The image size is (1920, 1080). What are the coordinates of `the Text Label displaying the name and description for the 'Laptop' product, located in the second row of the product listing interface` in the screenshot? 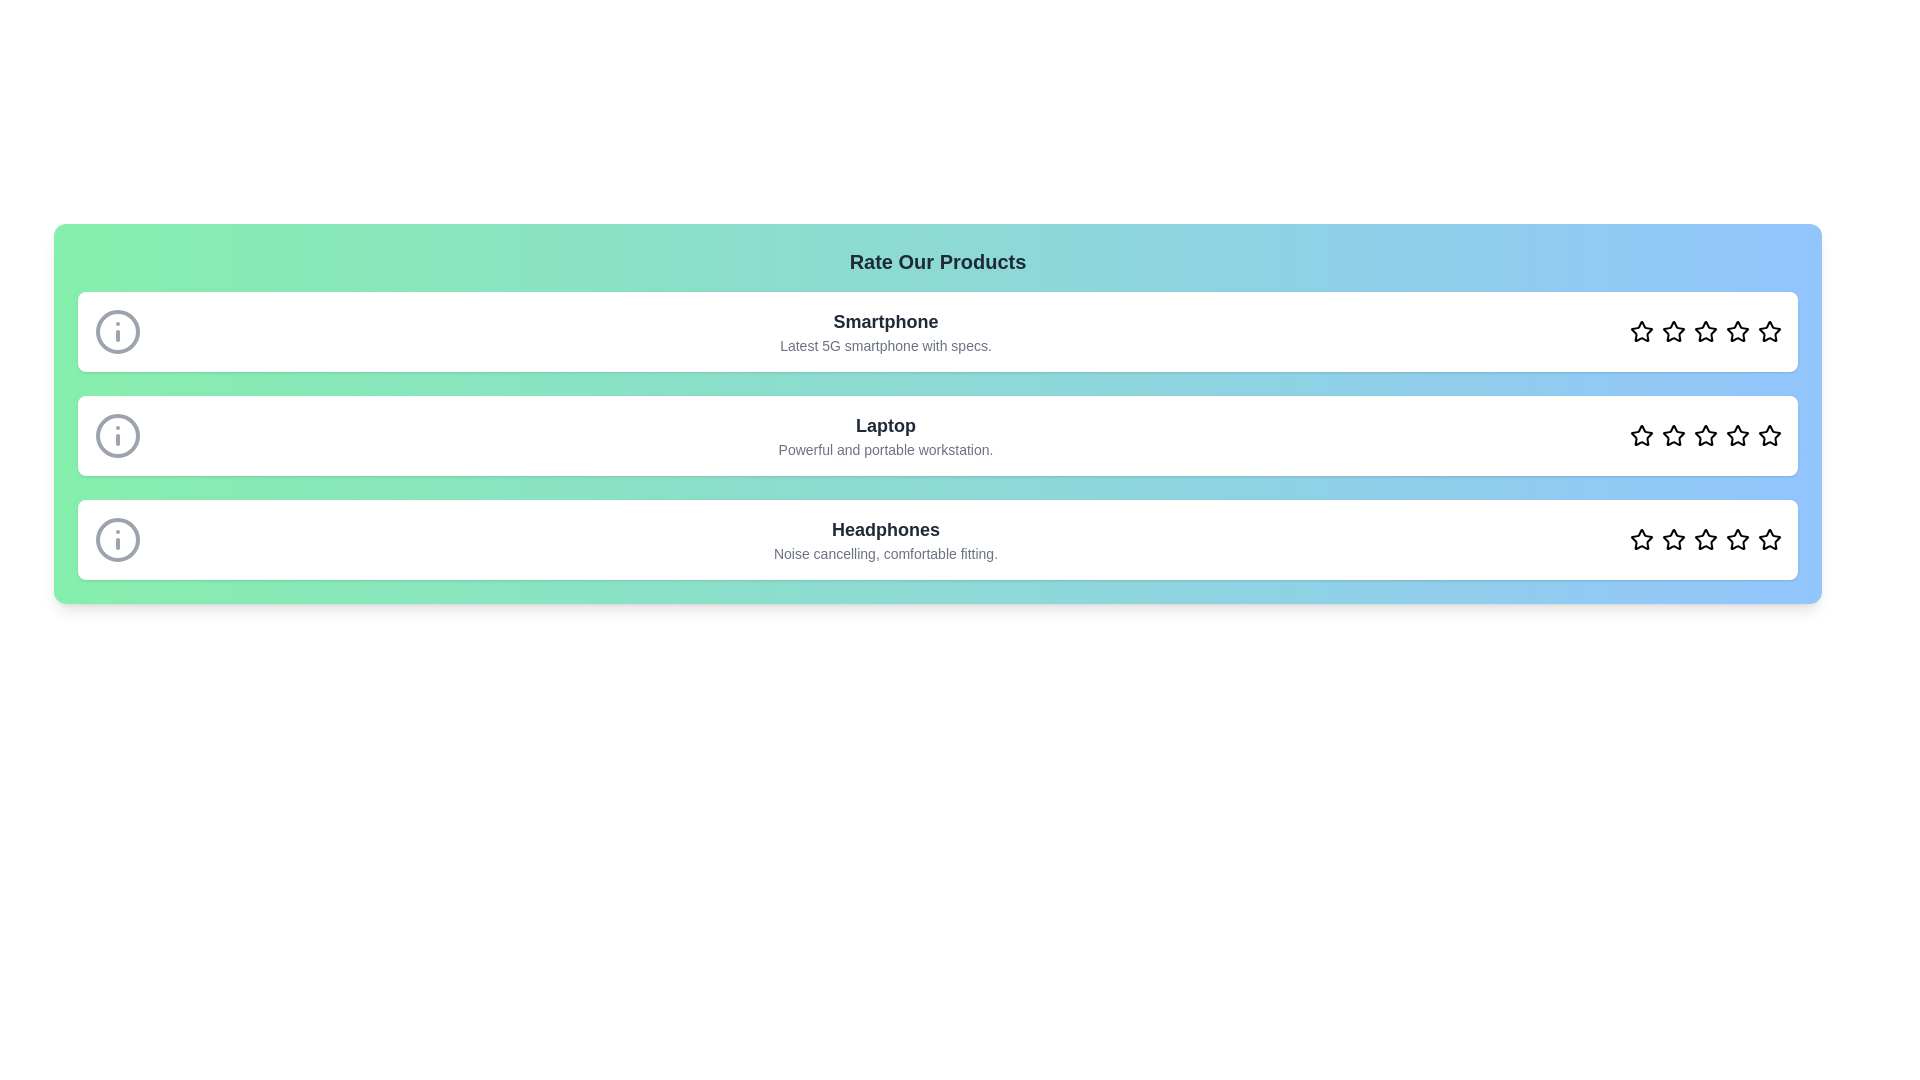 It's located at (885, 434).